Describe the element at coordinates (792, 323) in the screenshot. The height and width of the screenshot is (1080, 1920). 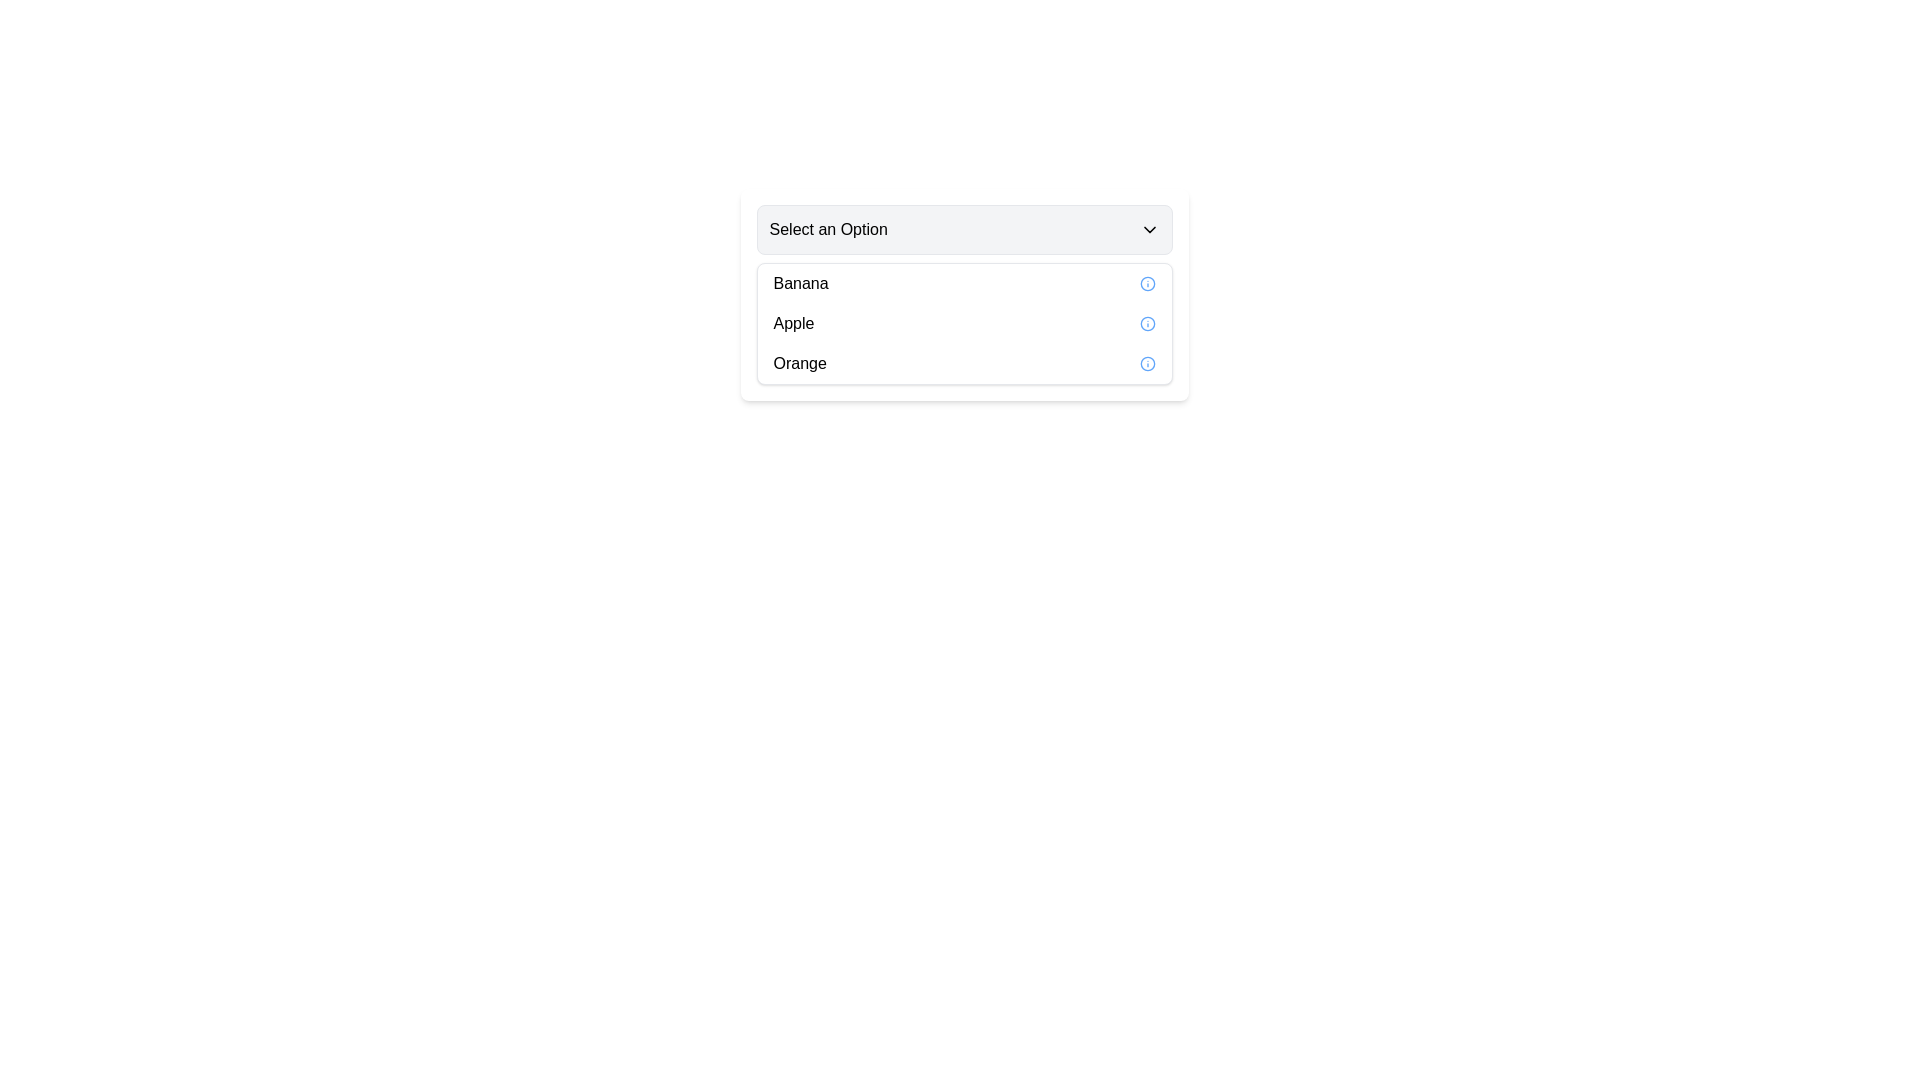
I see `the text label displaying 'Apple' in black font, which is the second option in a vertically stacked dropdown menu between 'Banana' and 'Orange'` at that location.